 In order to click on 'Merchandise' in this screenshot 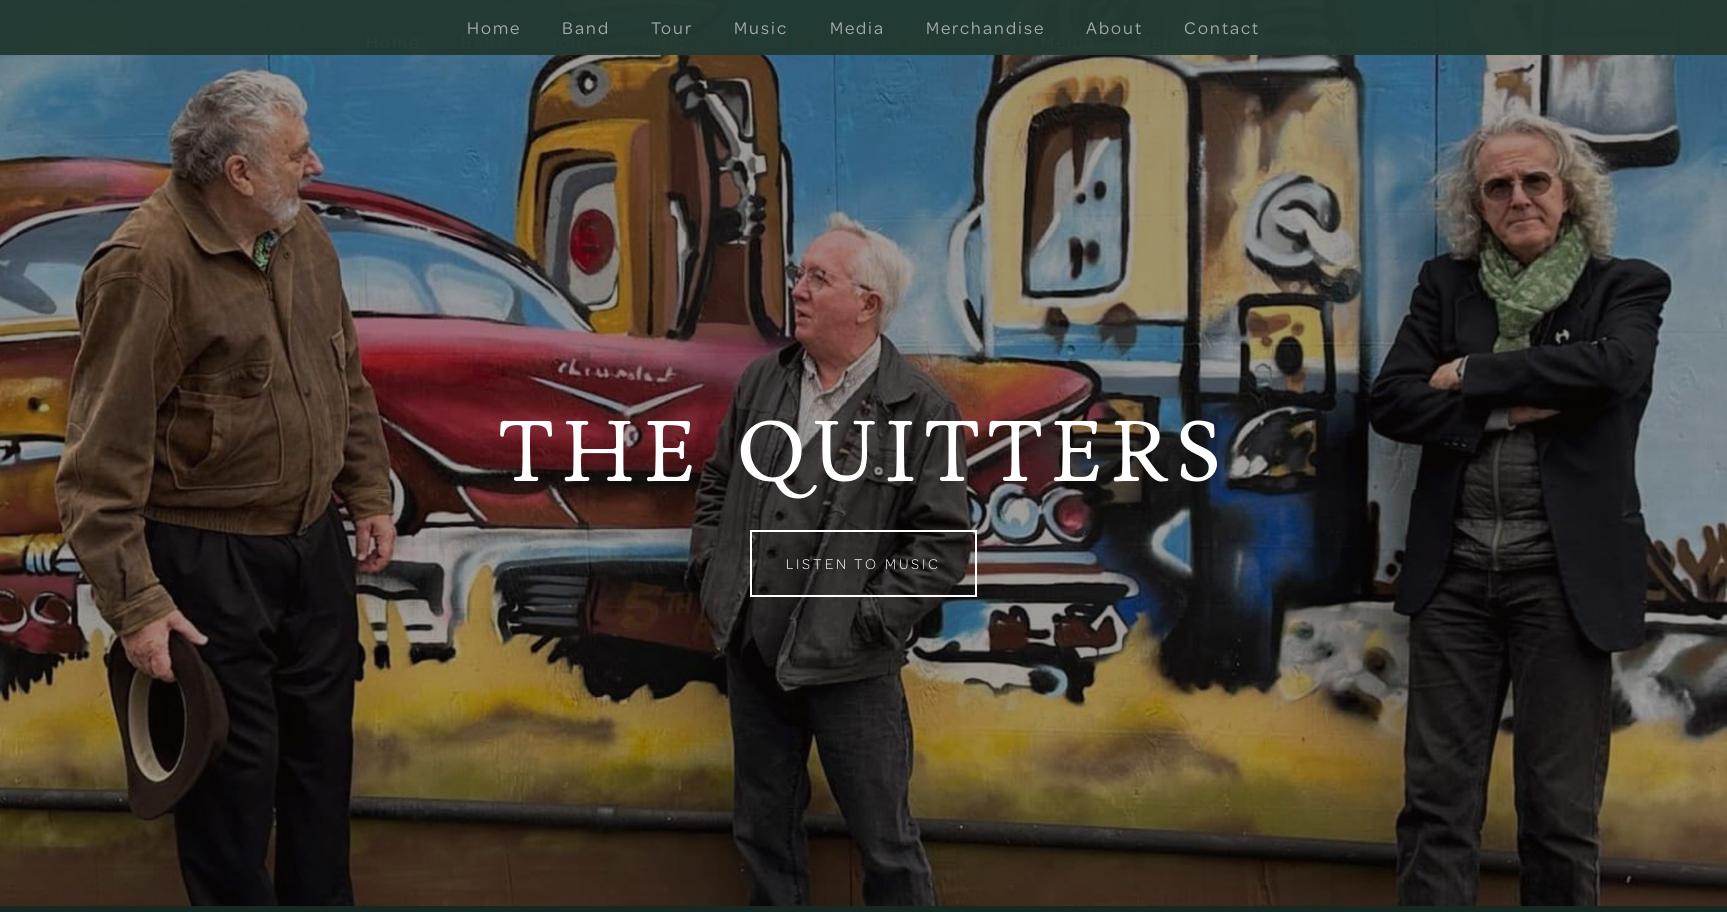, I will do `click(1135, 40)`.